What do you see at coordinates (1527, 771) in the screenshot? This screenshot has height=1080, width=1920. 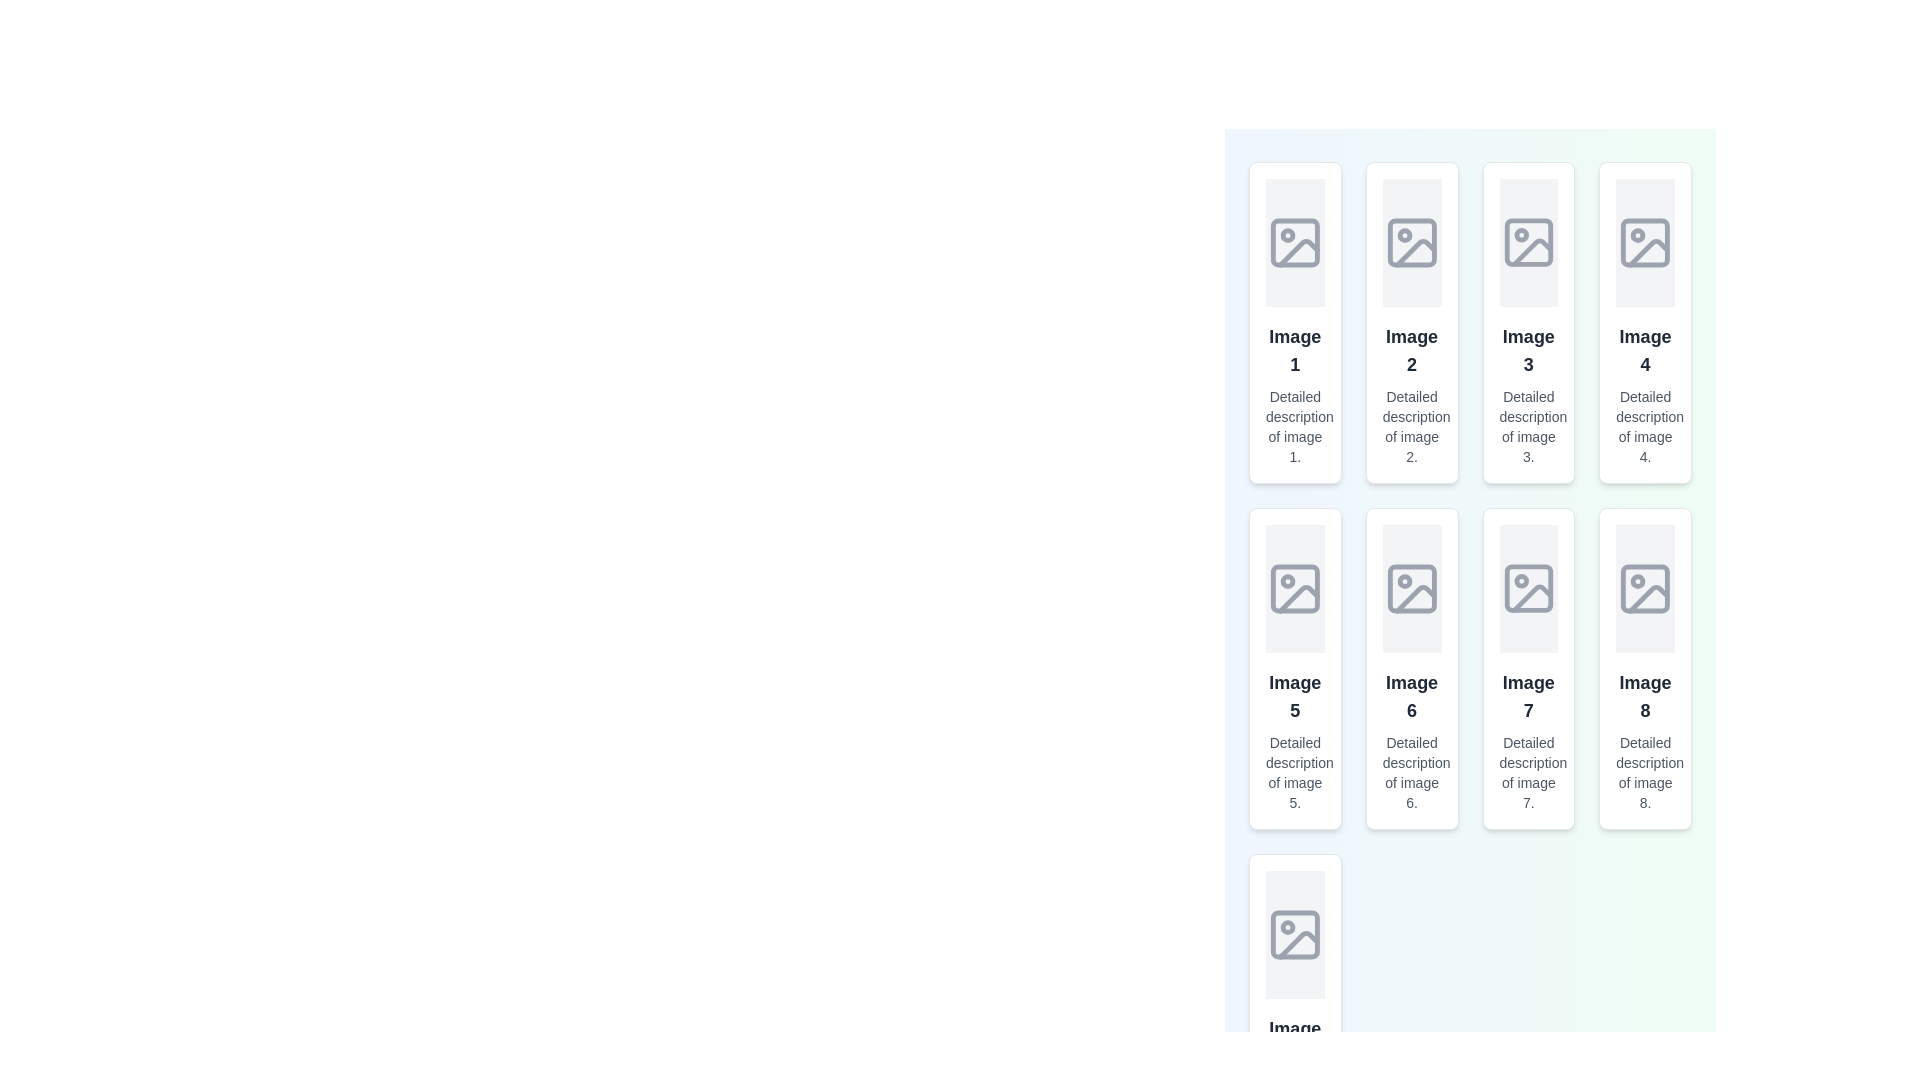 I see `the Text label that provides additional details about 'Image 7', positioned in the bottom section of its card, below the heading` at bounding box center [1527, 771].